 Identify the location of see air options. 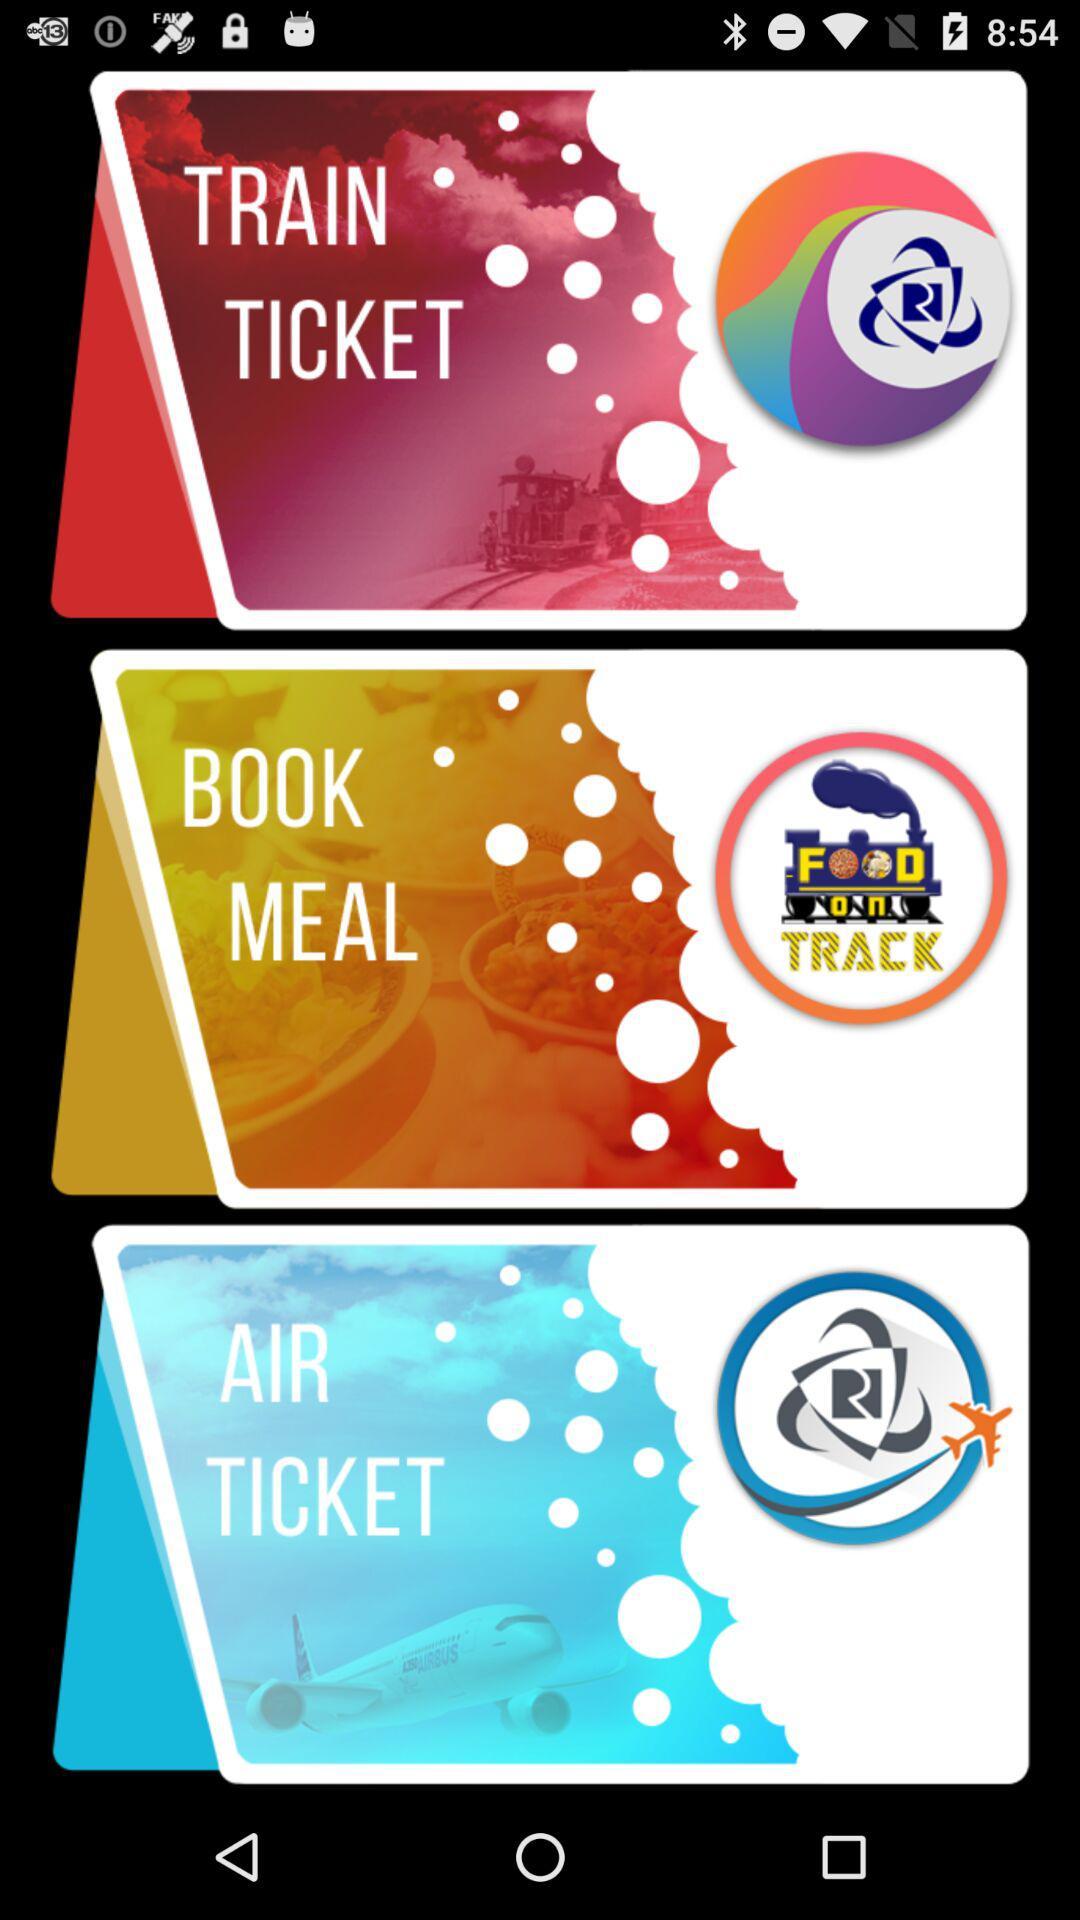
(540, 1505).